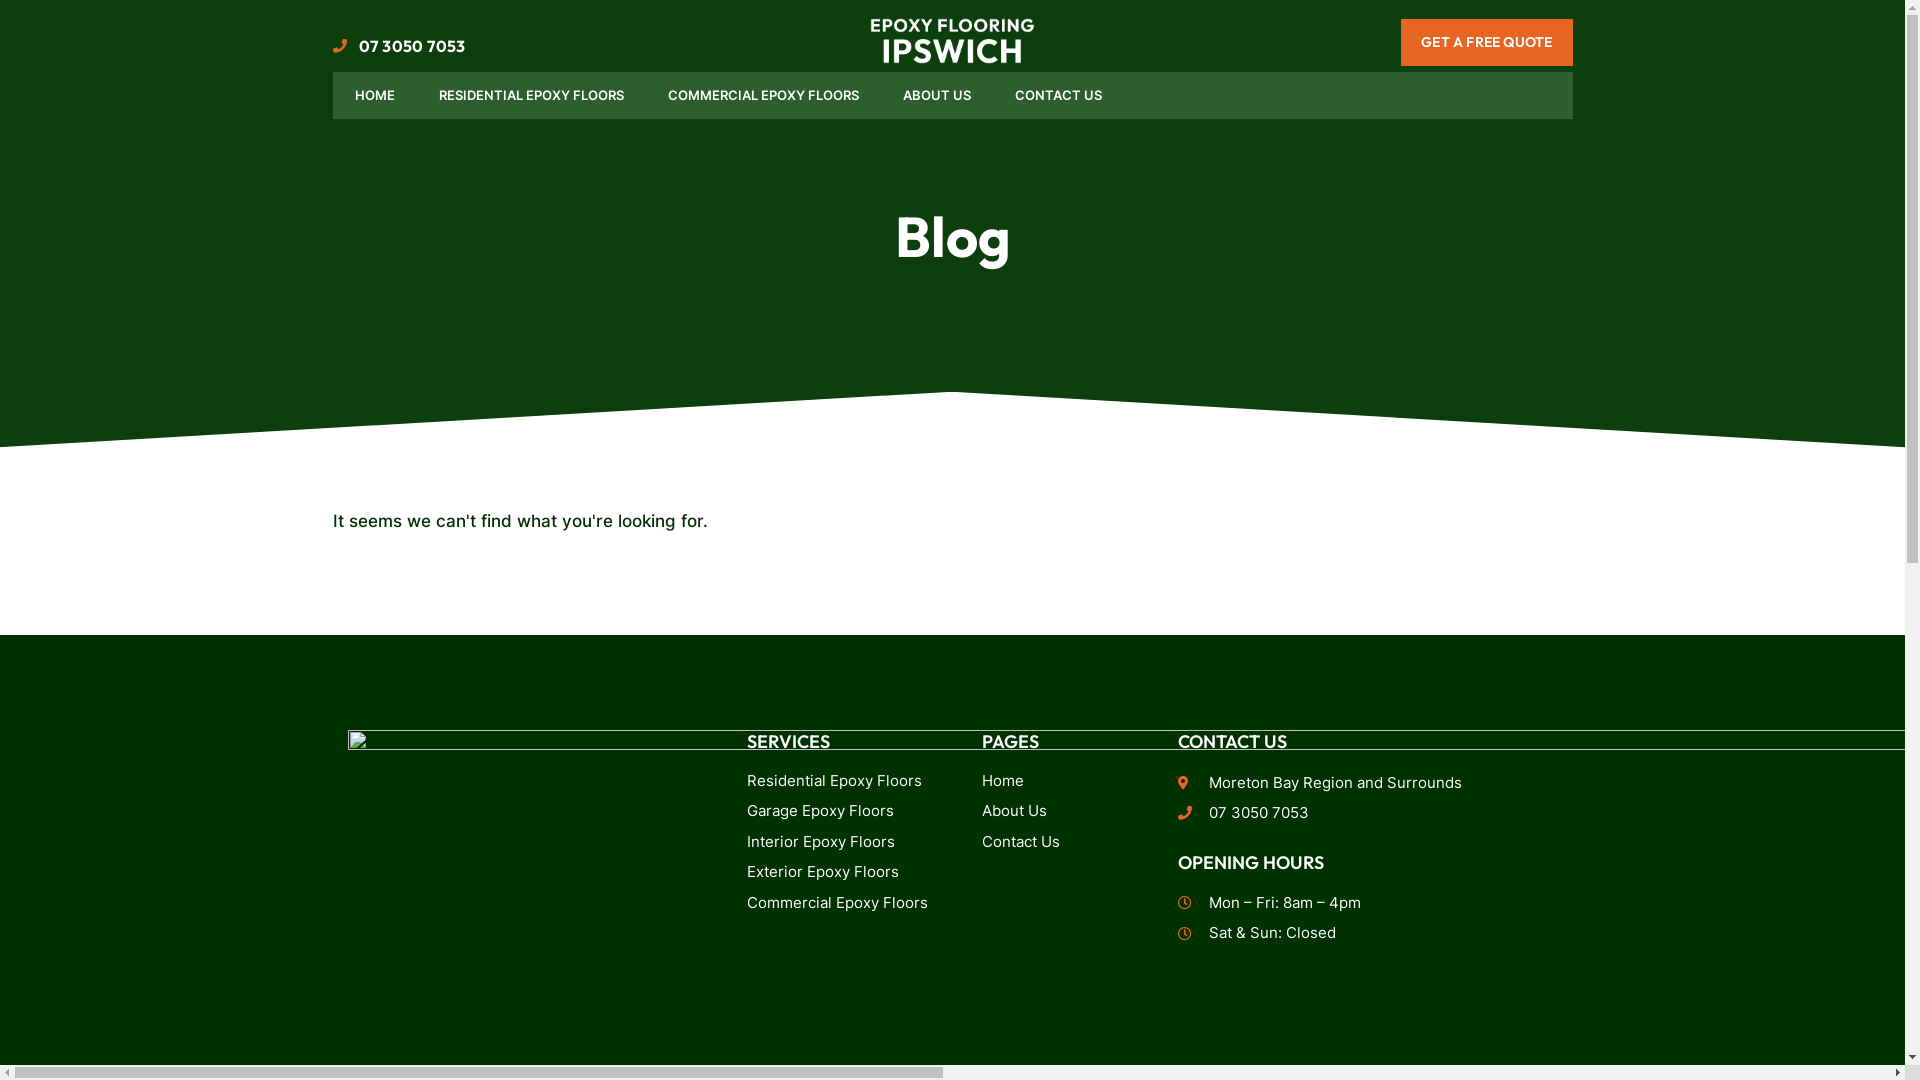  Describe the element at coordinates (530, 96) in the screenshot. I see `'RESIDENTIAL EPOXY FLOORS'` at that location.